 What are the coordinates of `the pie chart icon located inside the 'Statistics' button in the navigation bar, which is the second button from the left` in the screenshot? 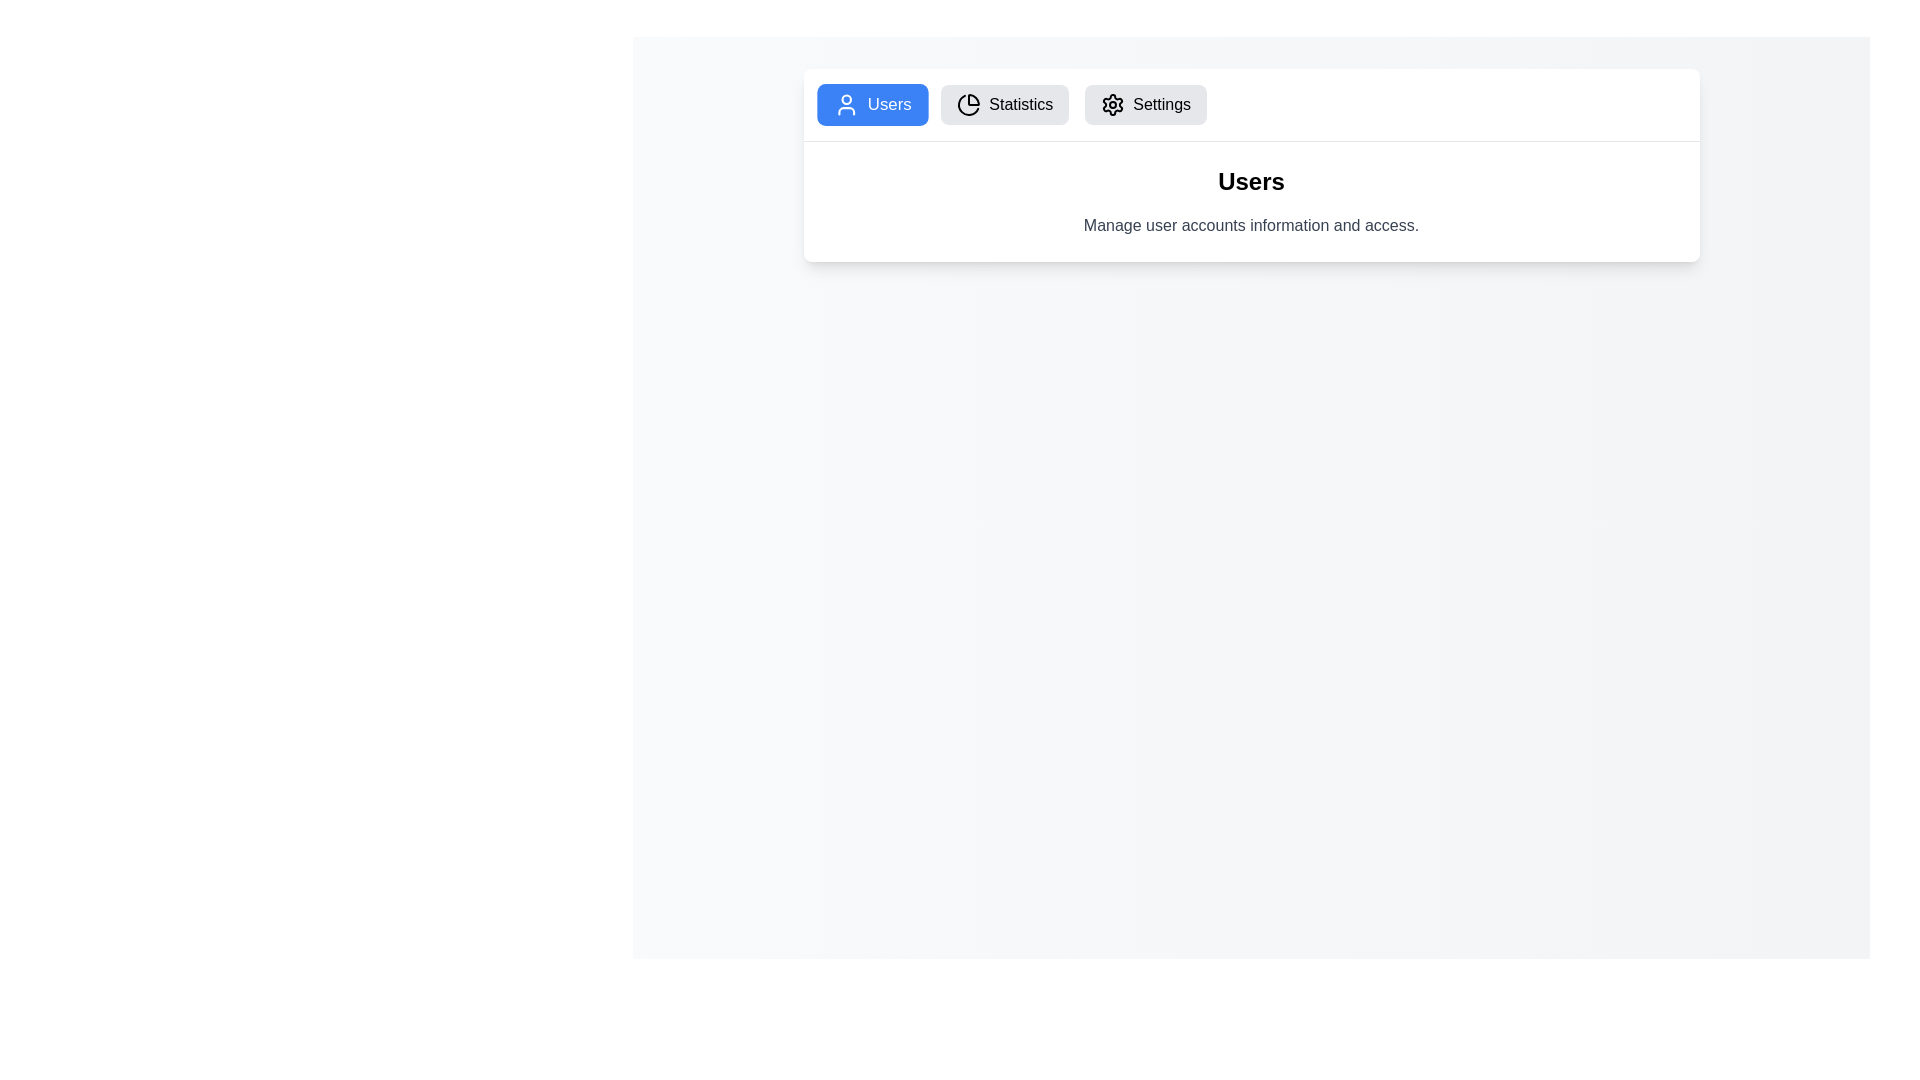 It's located at (969, 104).